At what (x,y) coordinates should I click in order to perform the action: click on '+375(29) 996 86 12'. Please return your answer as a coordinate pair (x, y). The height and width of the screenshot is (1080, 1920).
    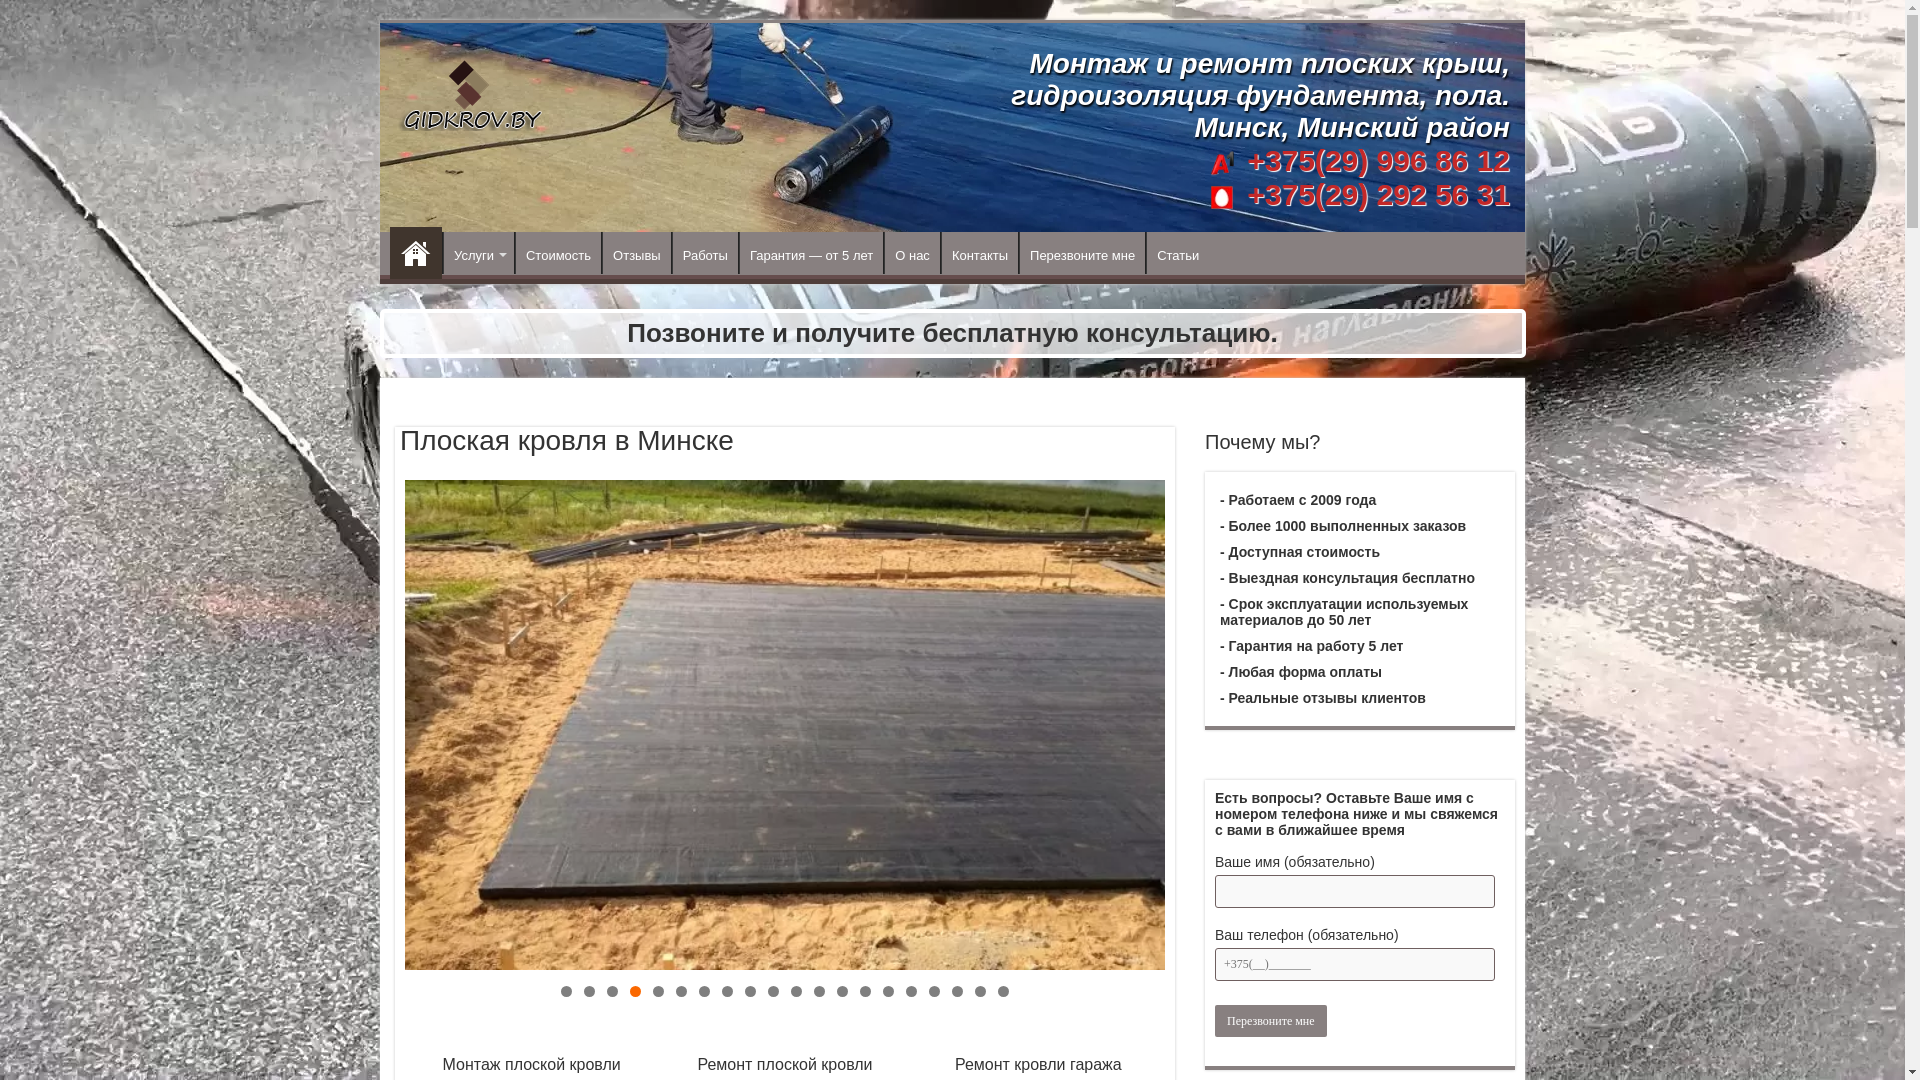
    Looking at the image, I should click on (1377, 159).